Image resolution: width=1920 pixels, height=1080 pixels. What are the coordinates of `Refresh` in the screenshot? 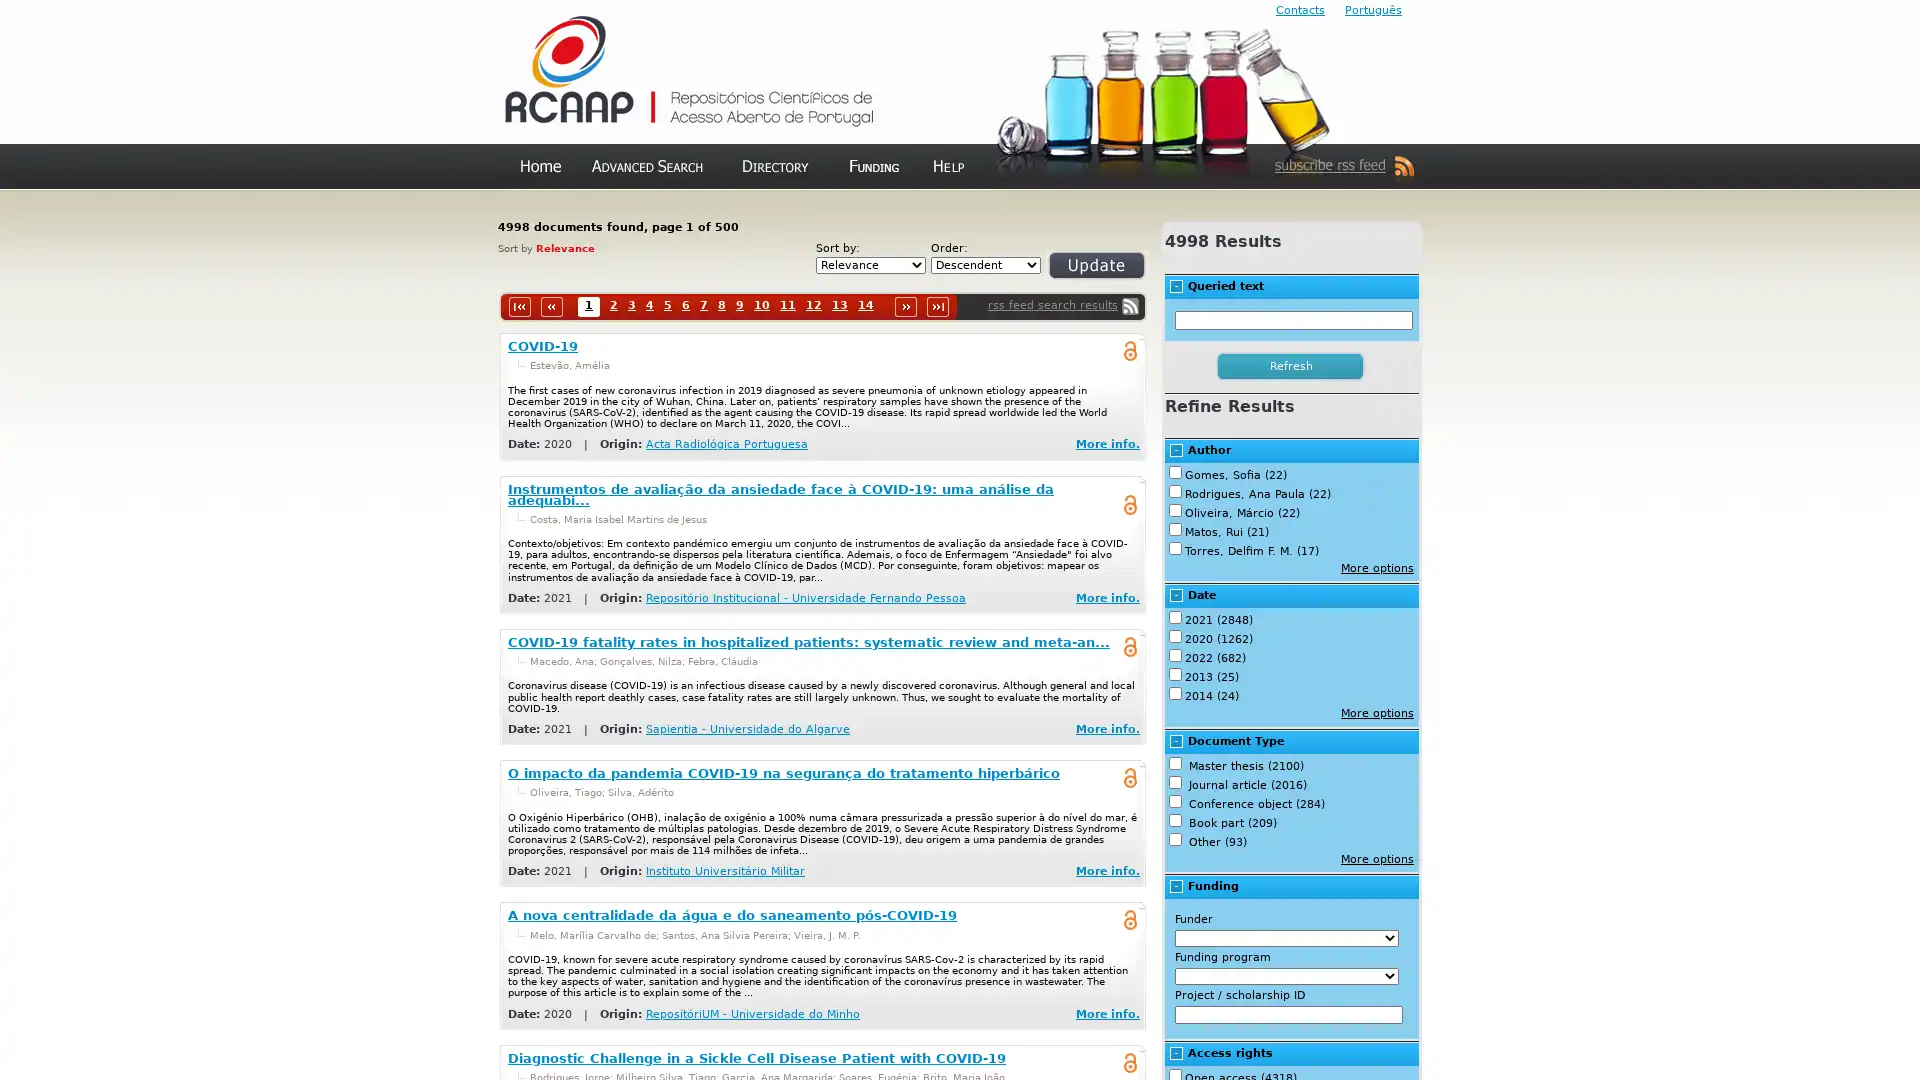 It's located at (1291, 366).